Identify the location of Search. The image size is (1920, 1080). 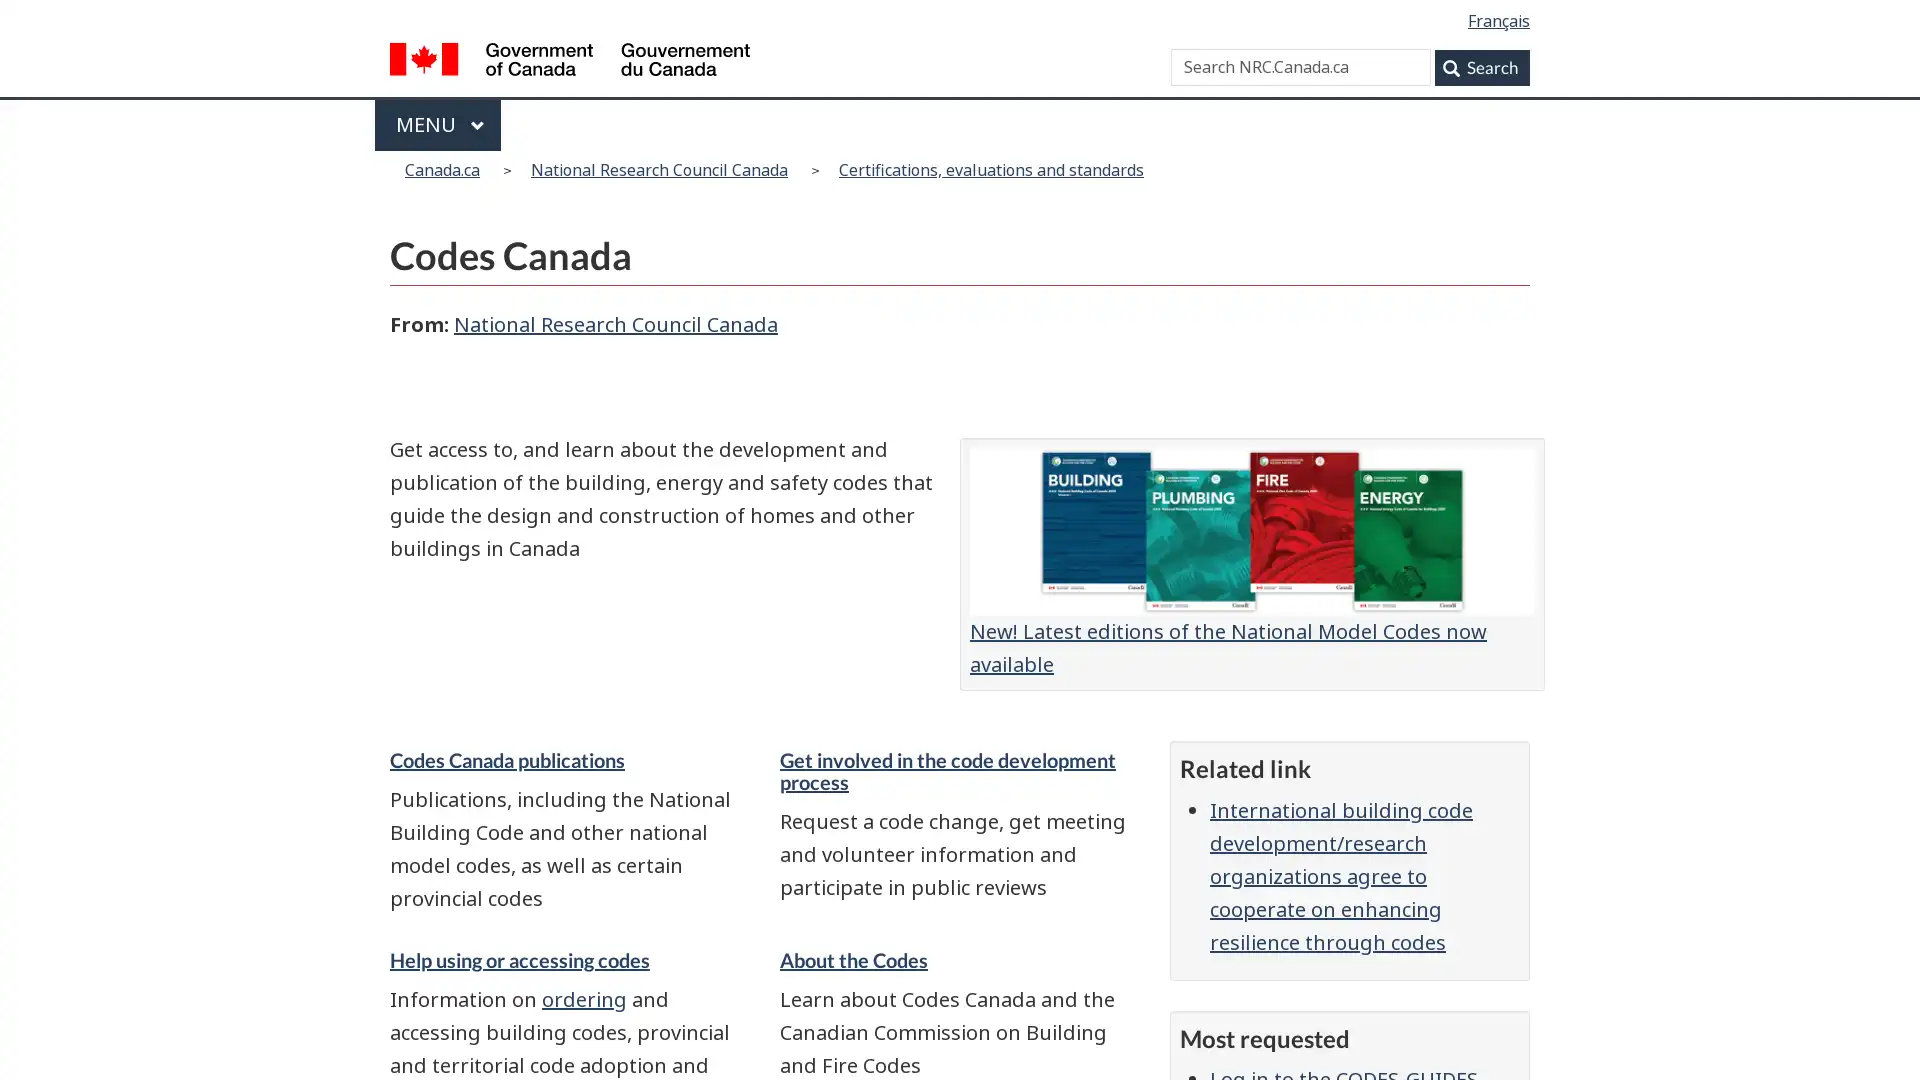
(1482, 65).